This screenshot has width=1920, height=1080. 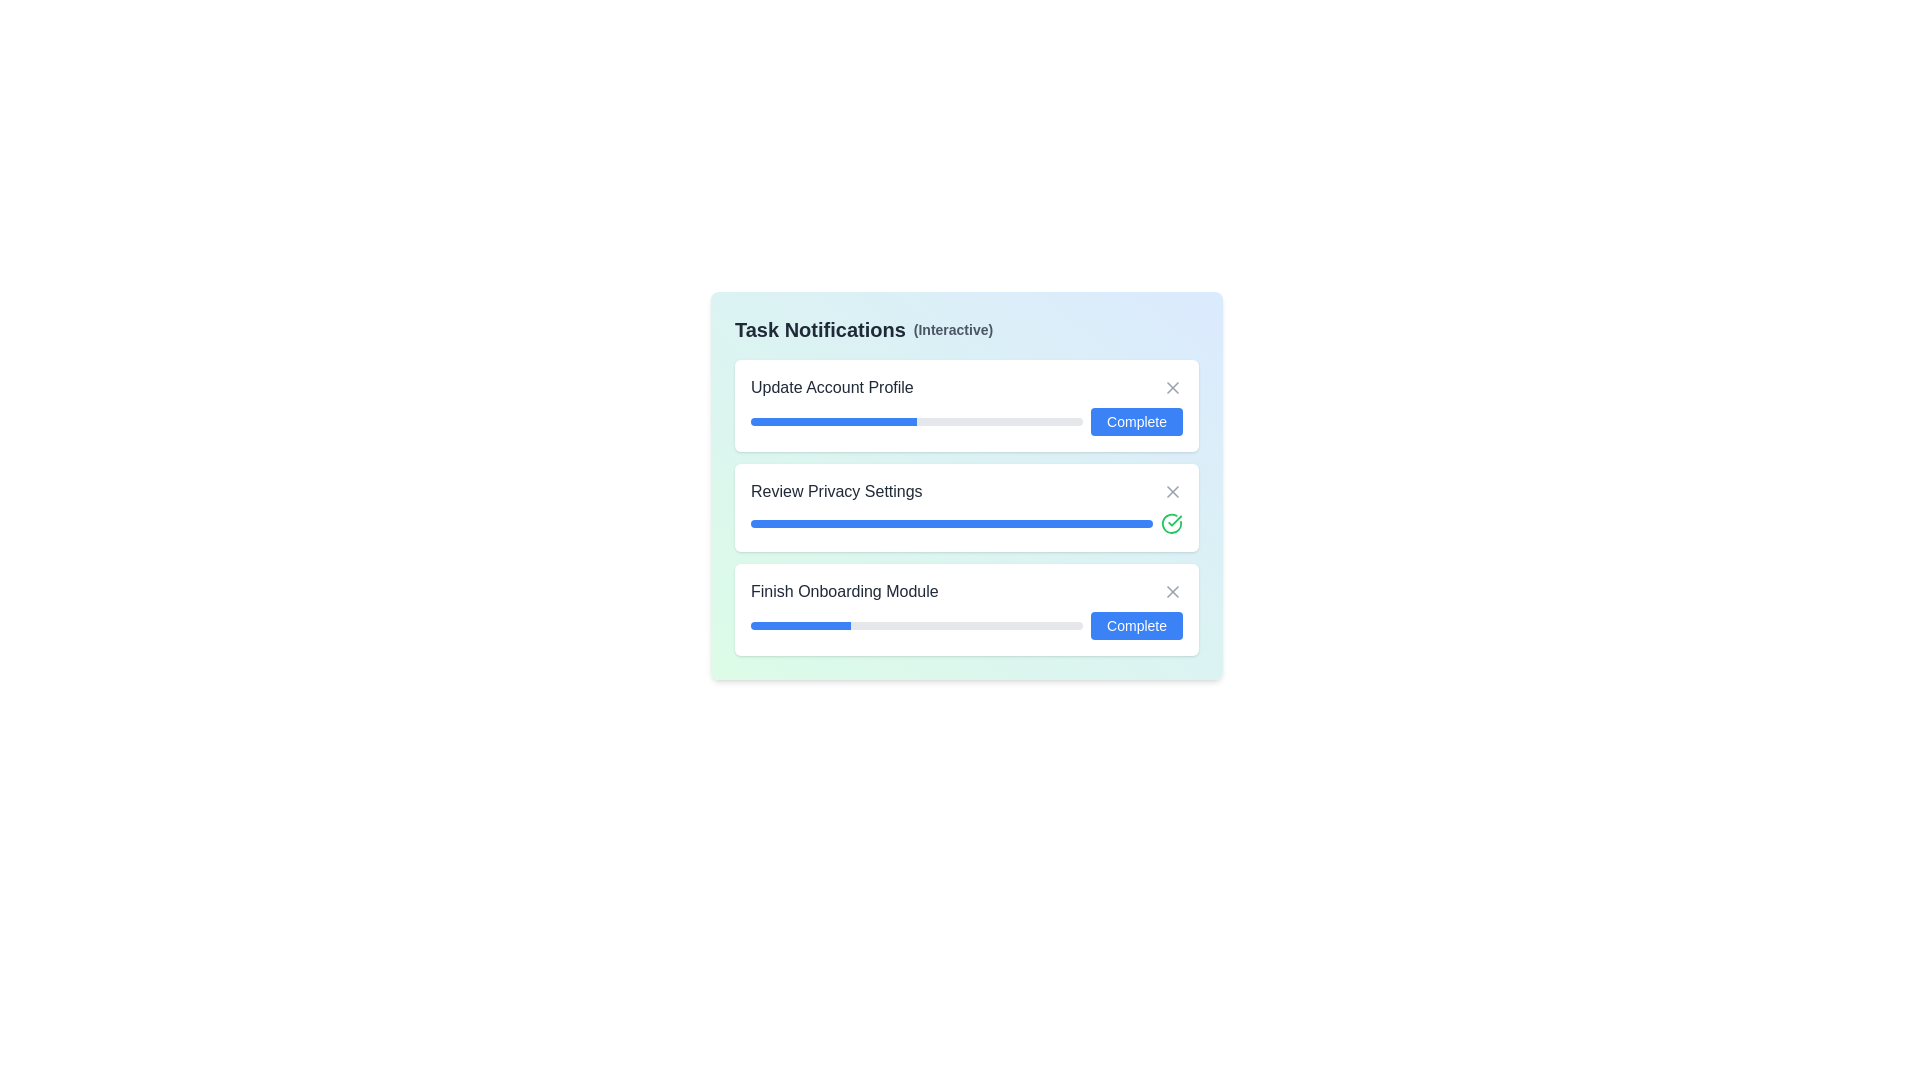 What do you see at coordinates (1172, 388) in the screenshot?
I see `'X' button next to the task titled Update Account Profile` at bounding box center [1172, 388].